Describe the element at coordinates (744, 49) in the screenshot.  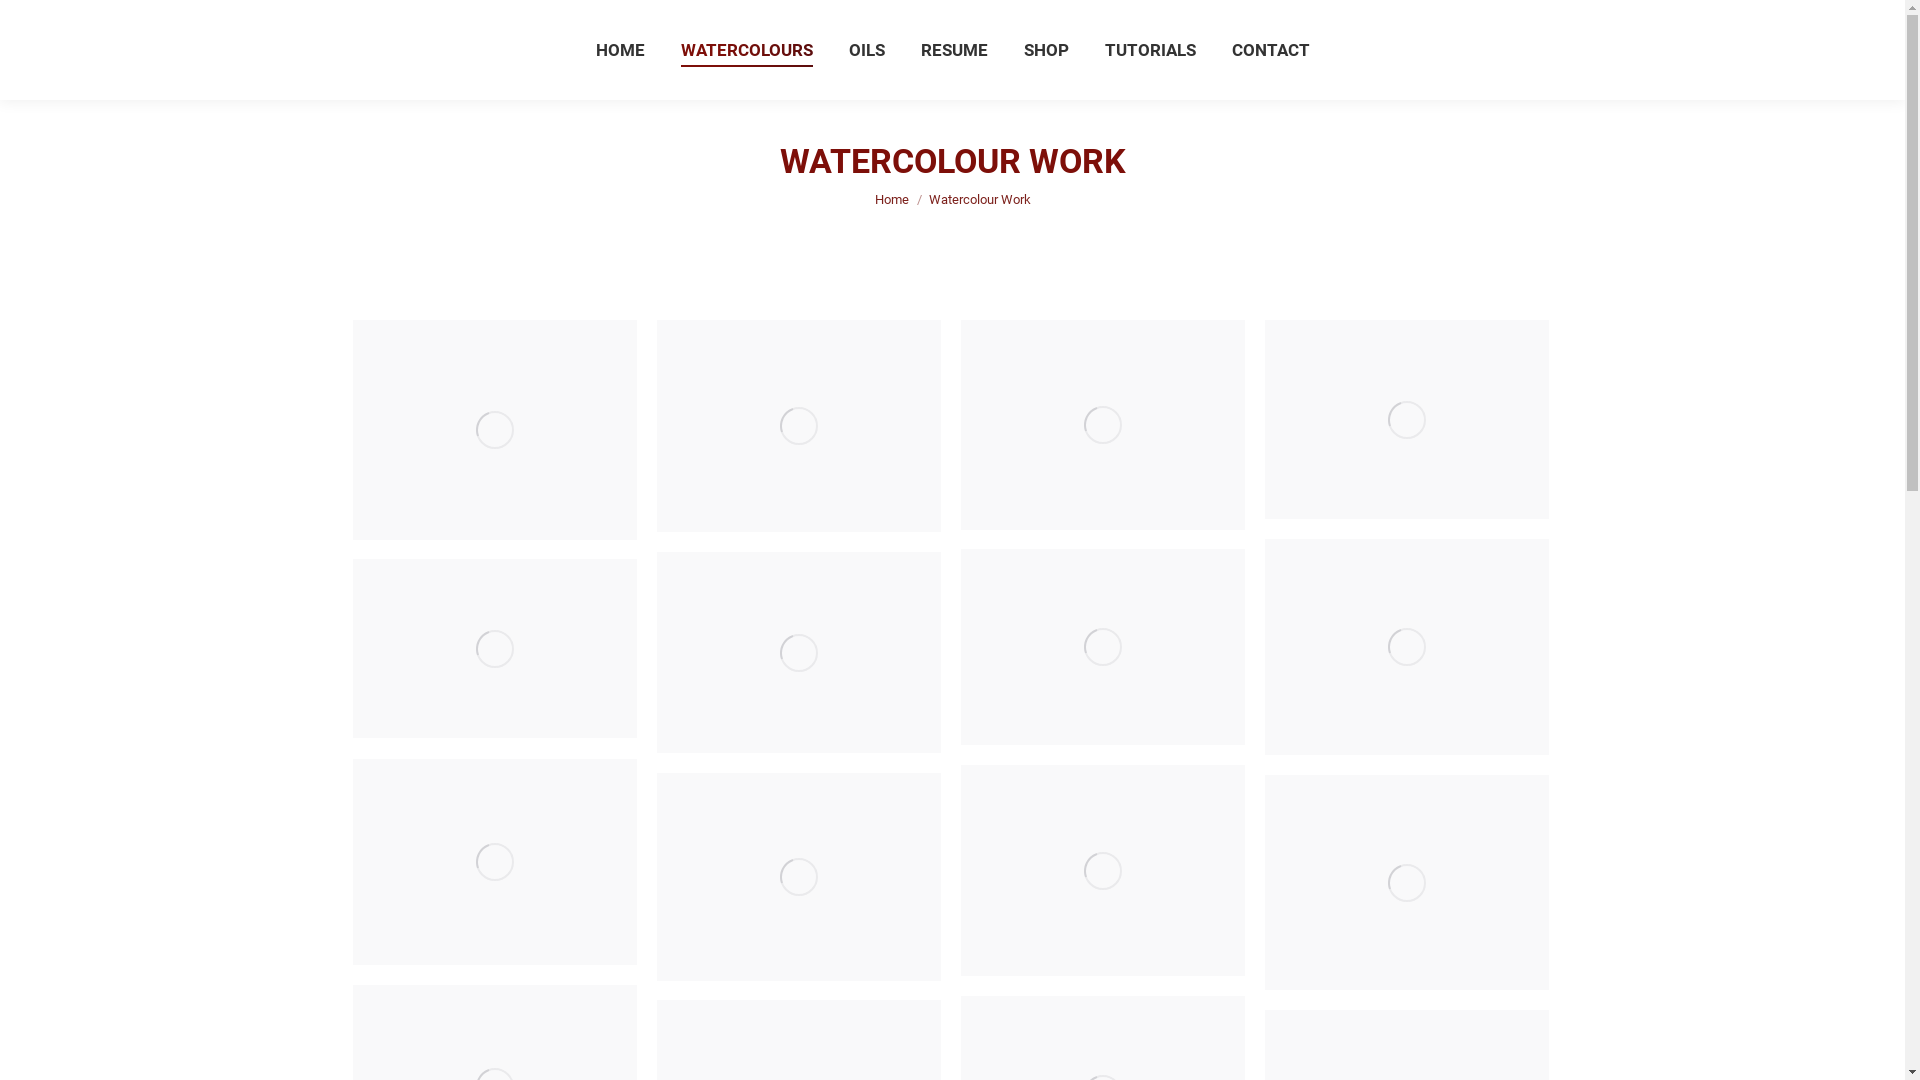
I see `'WATERCOLOURS'` at that location.